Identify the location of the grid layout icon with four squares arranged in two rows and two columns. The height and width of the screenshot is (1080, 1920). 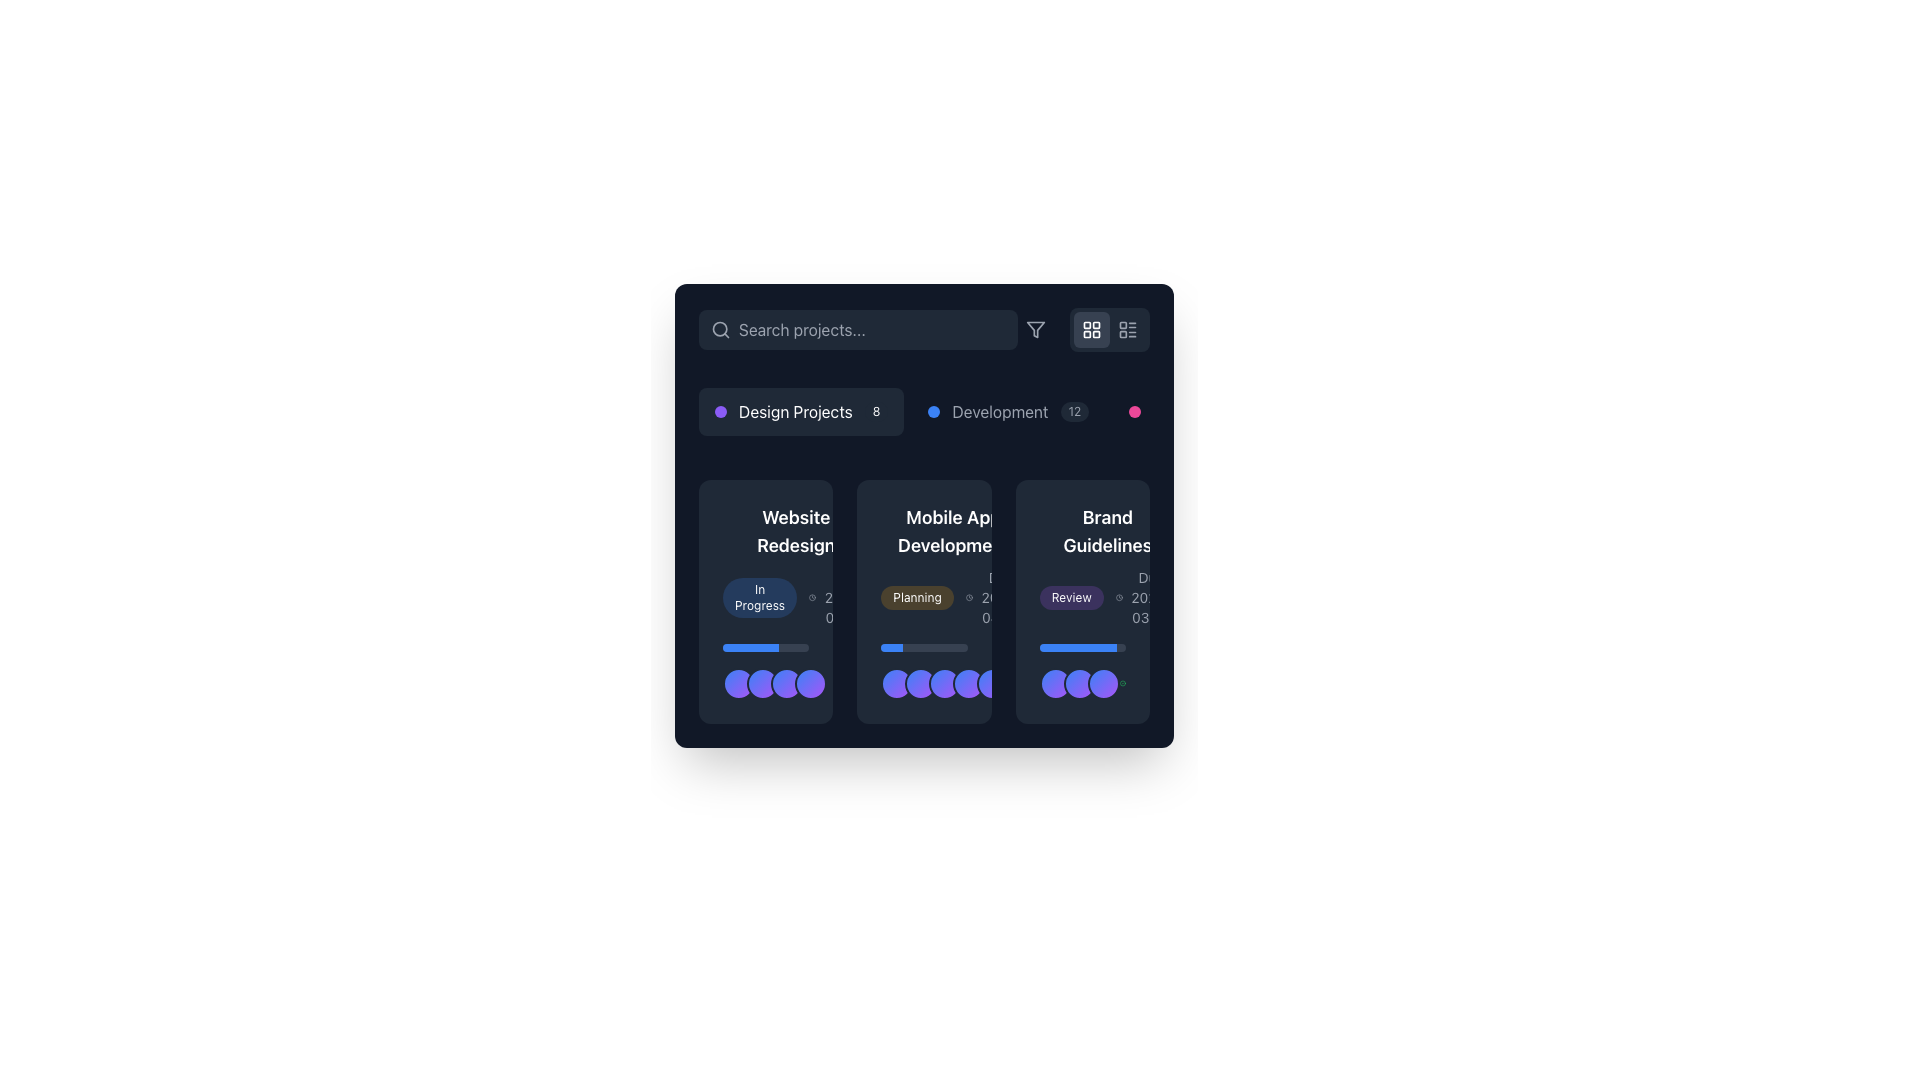
(1090, 329).